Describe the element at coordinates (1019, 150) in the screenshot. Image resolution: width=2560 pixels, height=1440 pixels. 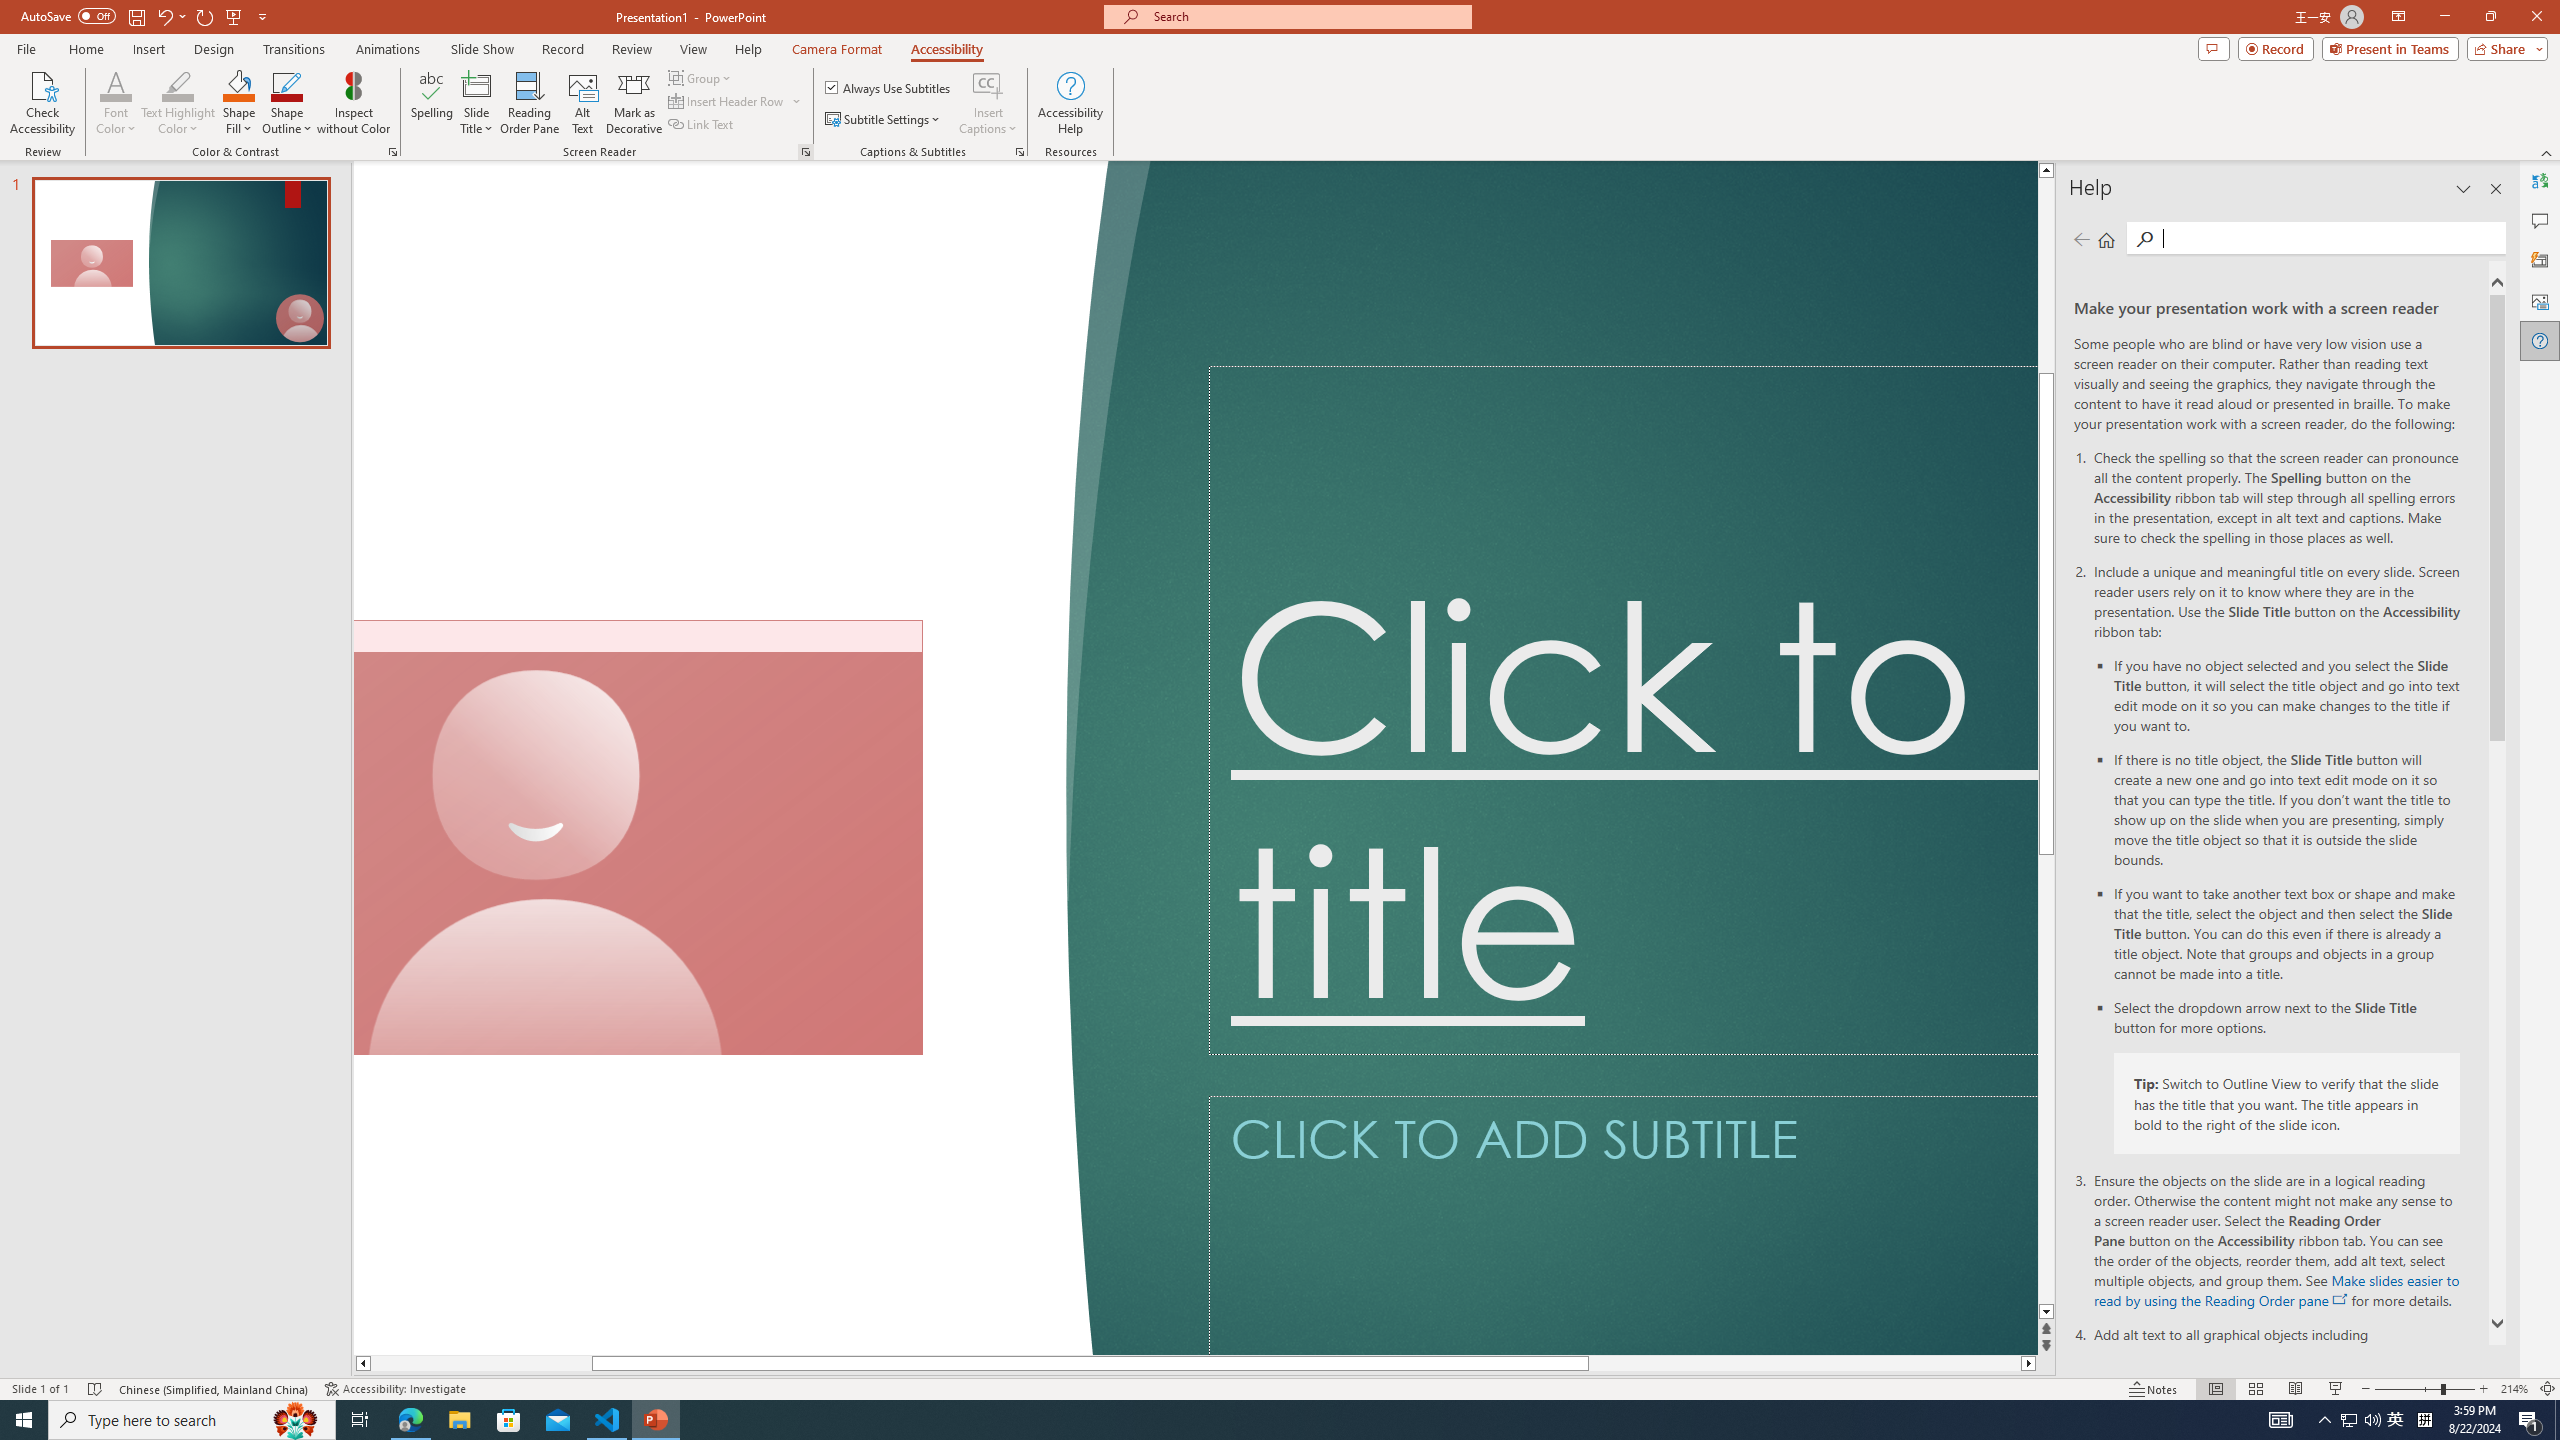
I see `'Captions & Subtitles'` at that location.